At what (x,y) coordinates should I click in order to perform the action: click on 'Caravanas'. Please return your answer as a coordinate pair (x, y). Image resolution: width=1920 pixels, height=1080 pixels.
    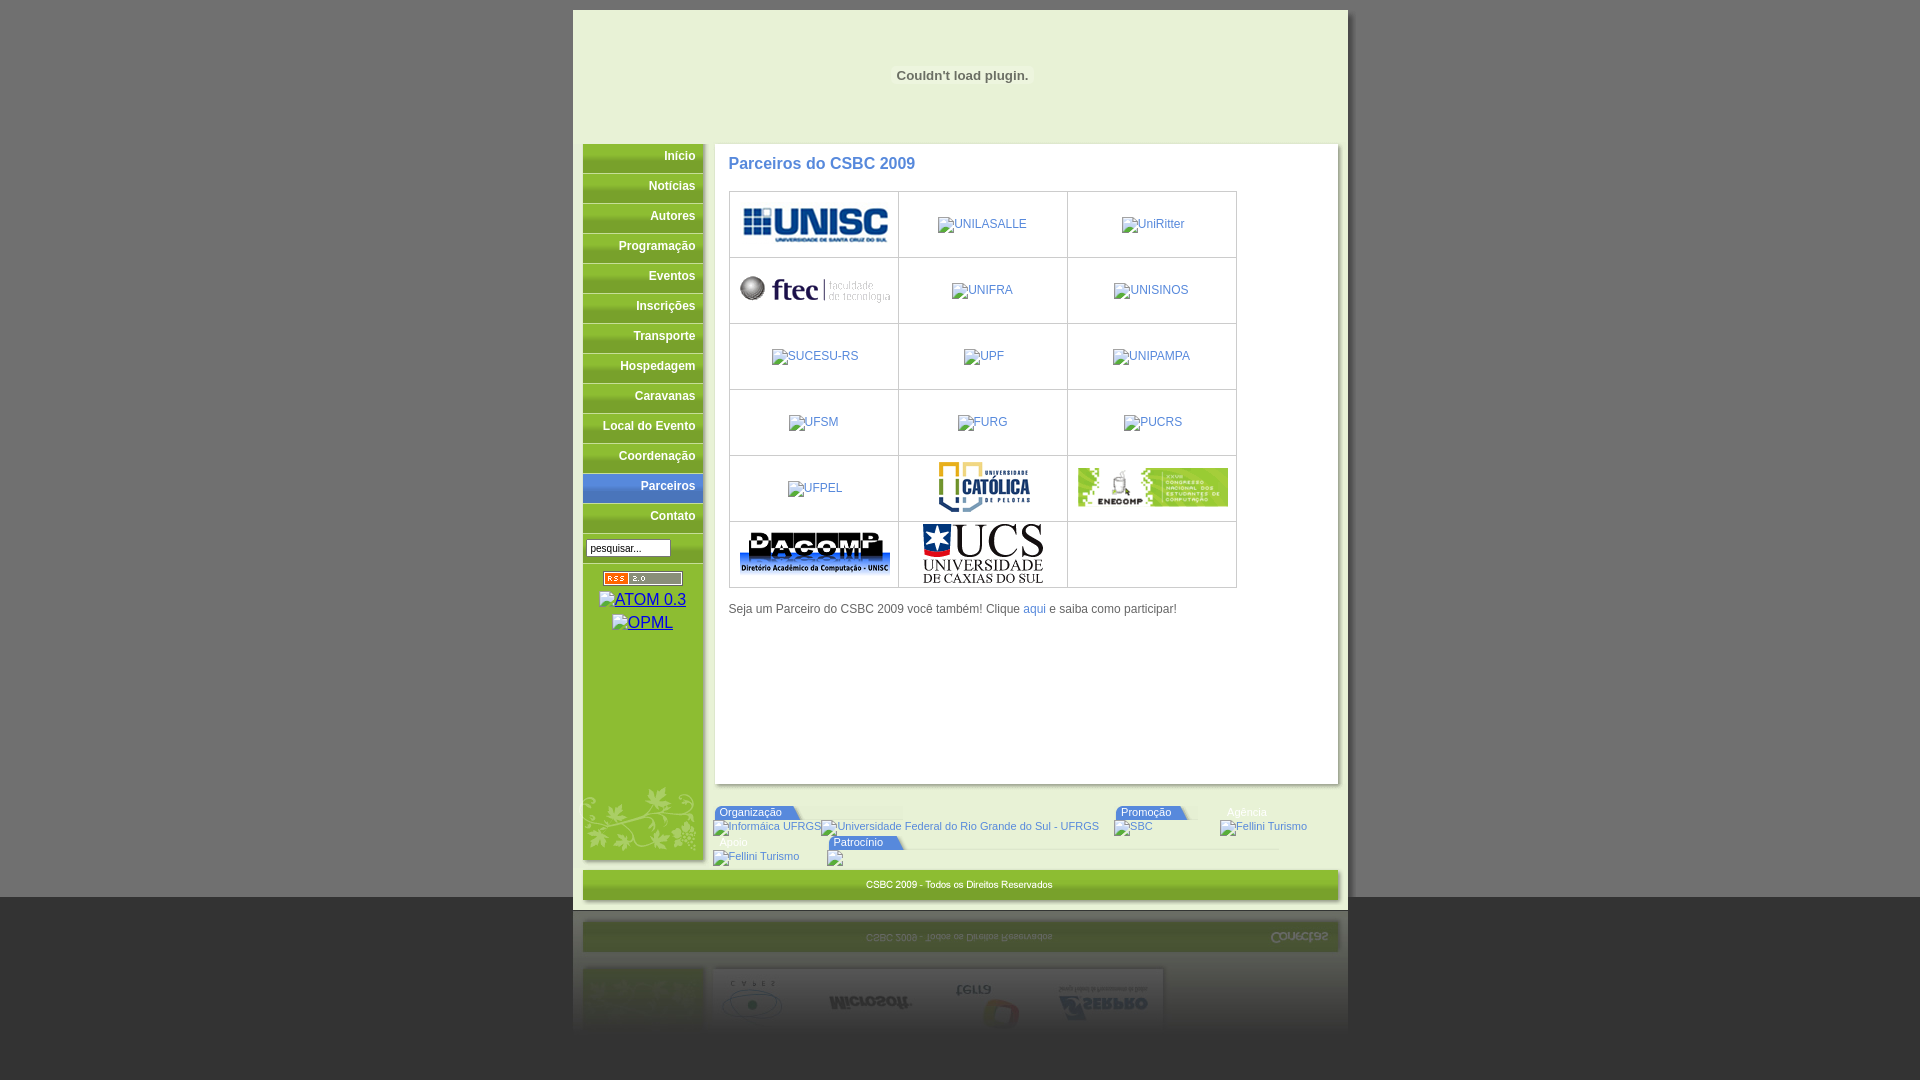
    Looking at the image, I should click on (642, 398).